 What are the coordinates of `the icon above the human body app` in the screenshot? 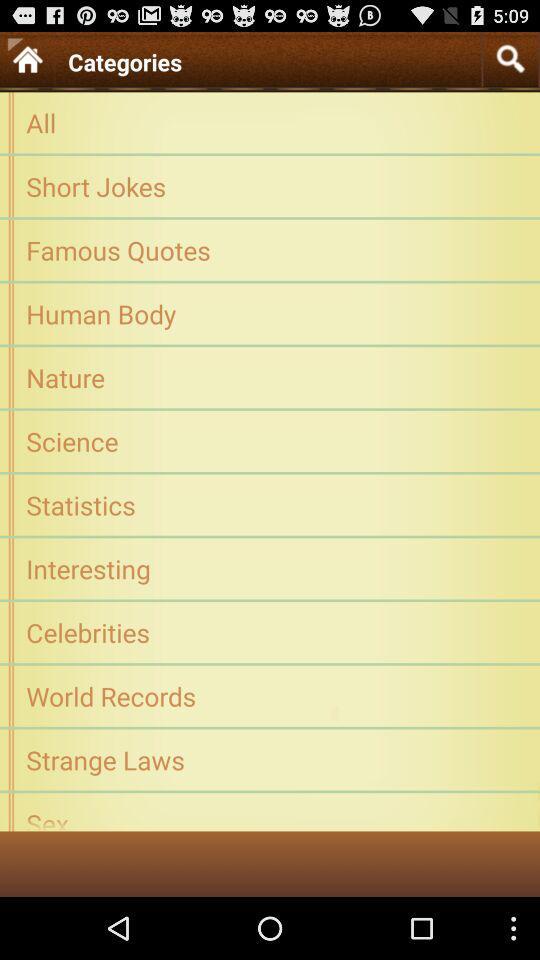 It's located at (270, 248).